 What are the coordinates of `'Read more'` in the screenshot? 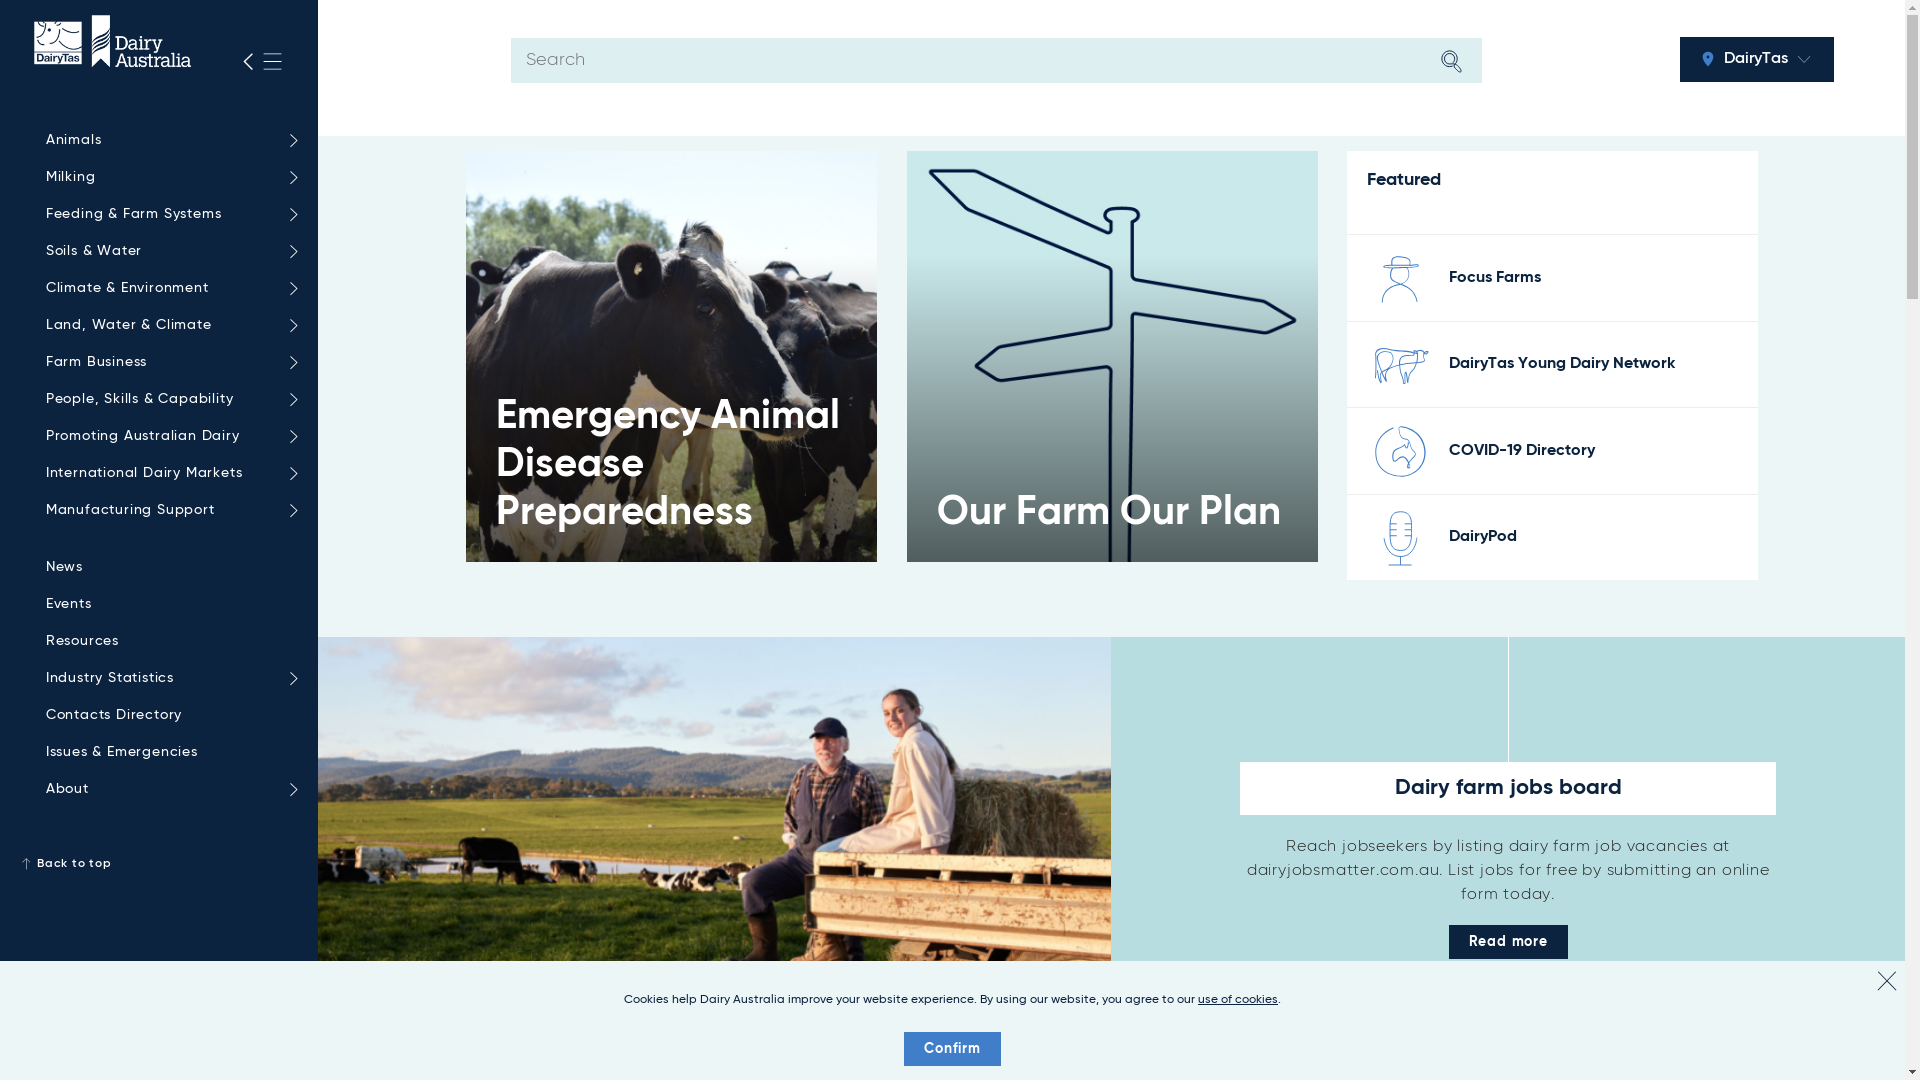 It's located at (1449, 941).